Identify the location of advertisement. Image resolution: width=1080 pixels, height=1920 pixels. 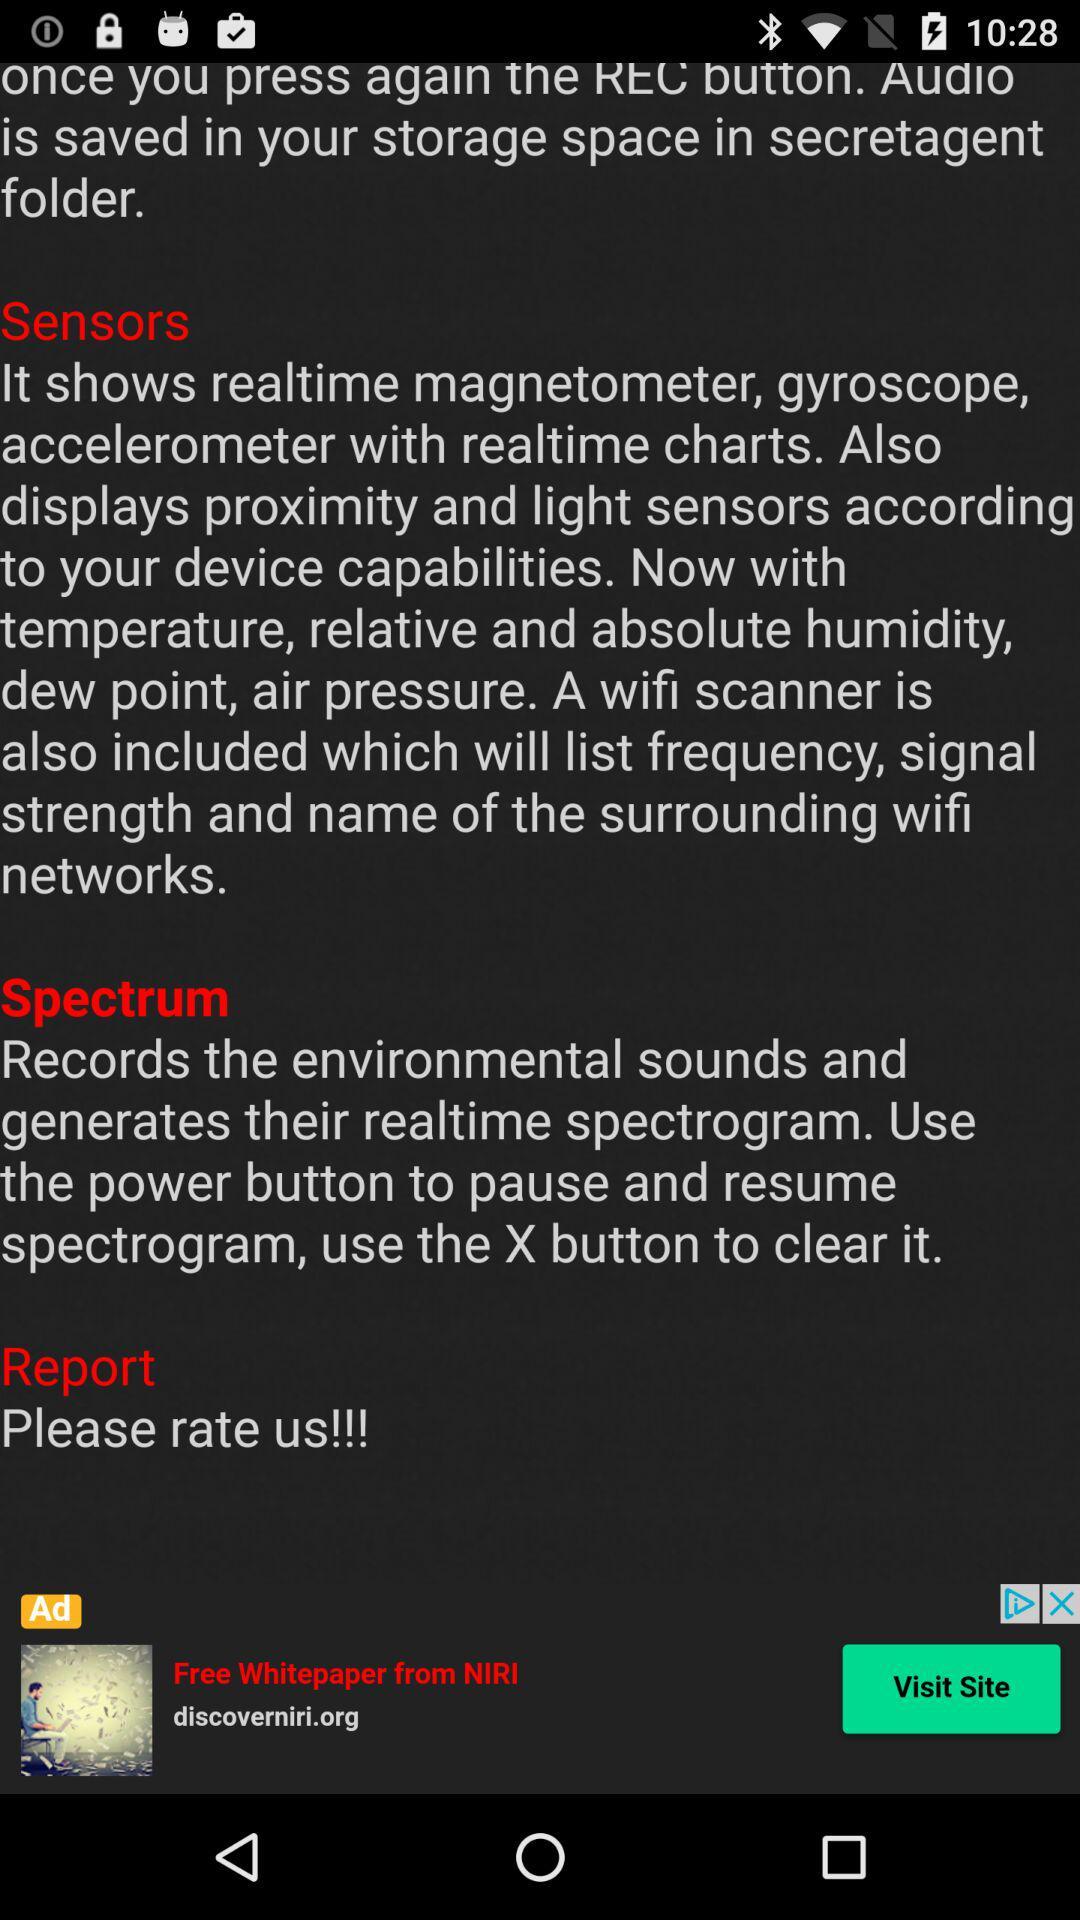
(540, 1688).